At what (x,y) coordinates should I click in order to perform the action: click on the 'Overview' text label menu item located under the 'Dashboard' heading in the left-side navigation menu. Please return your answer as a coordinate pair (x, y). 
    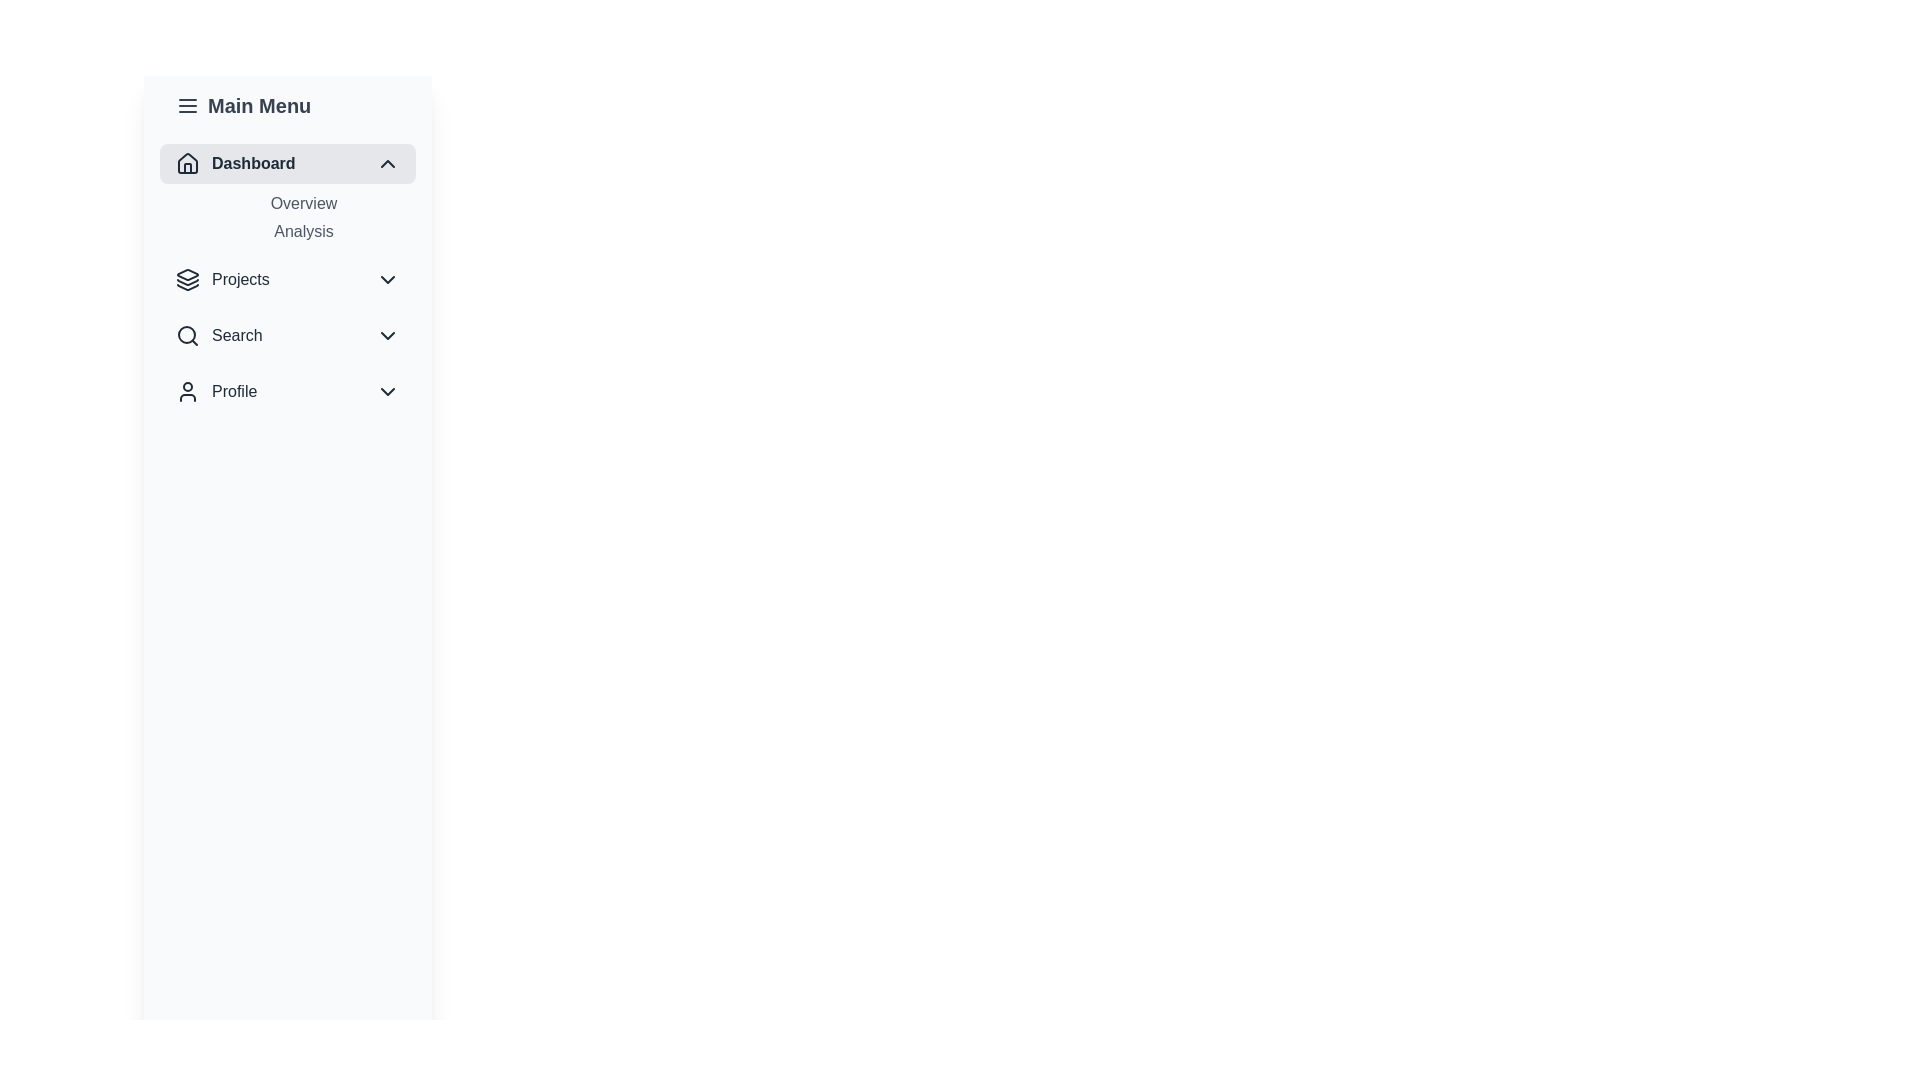
    Looking at the image, I should click on (302, 204).